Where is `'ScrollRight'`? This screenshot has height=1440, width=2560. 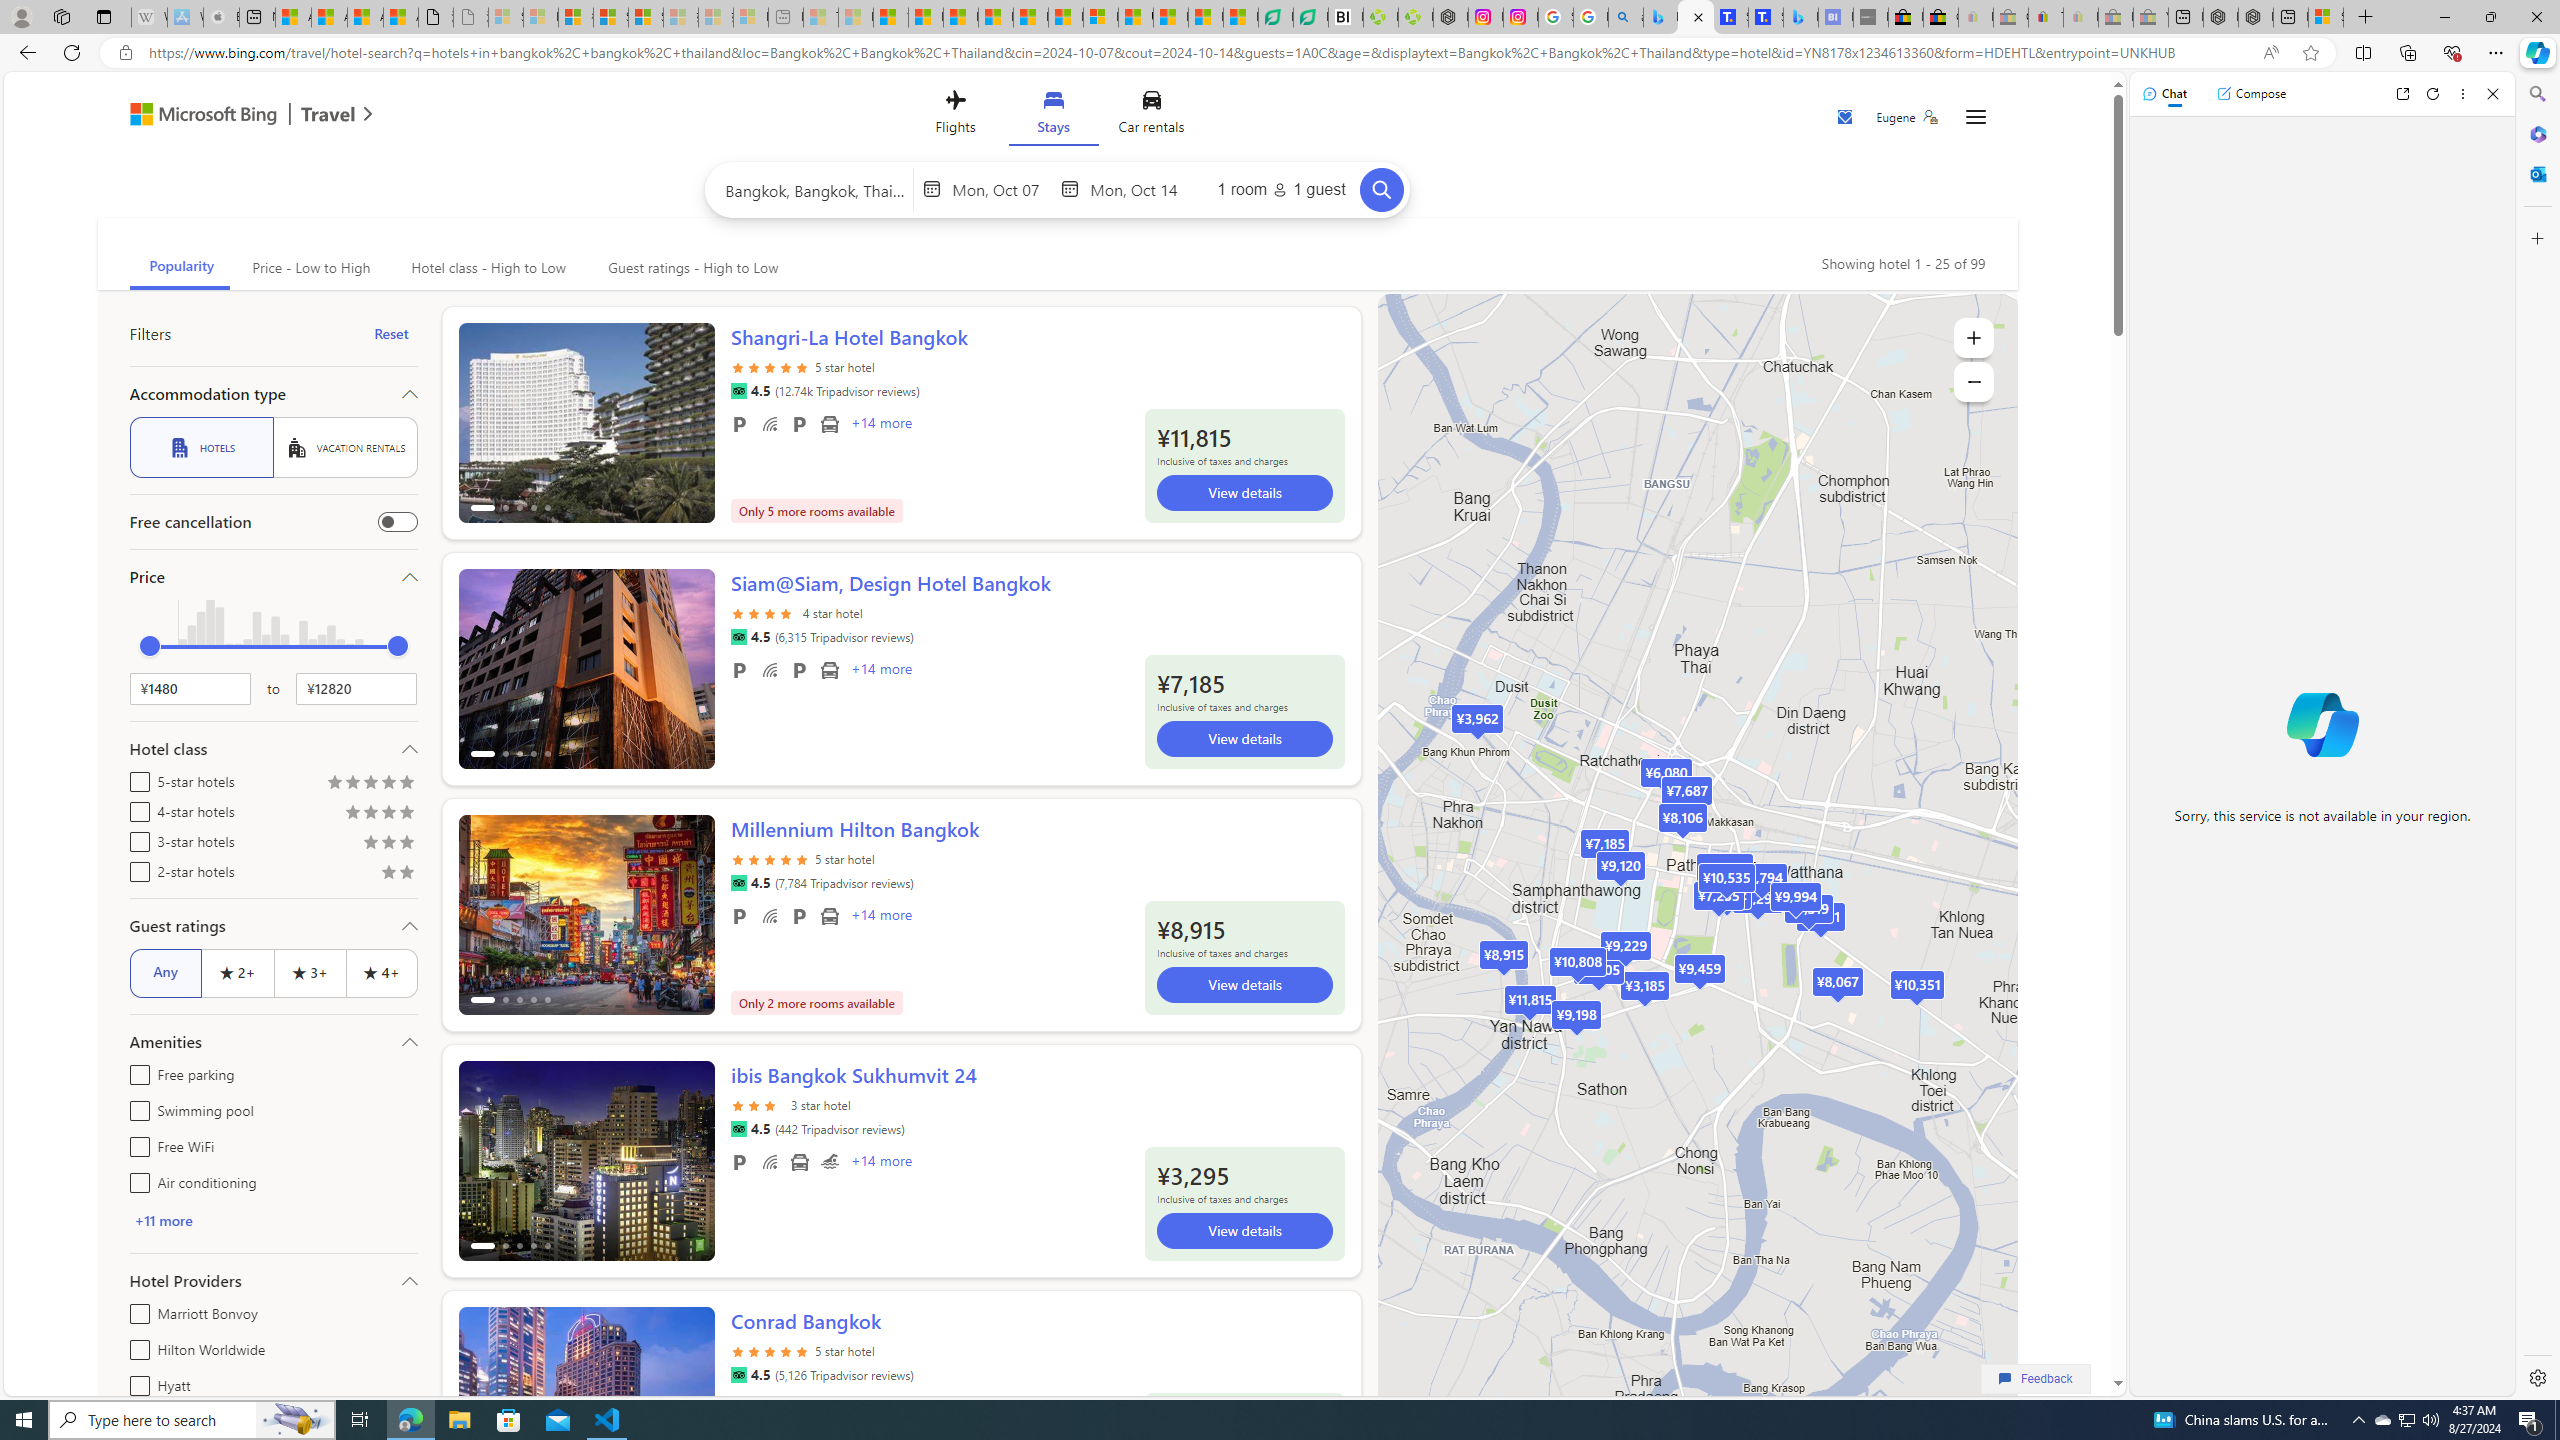 'ScrollRight' is located at coordinates (688, 1397).